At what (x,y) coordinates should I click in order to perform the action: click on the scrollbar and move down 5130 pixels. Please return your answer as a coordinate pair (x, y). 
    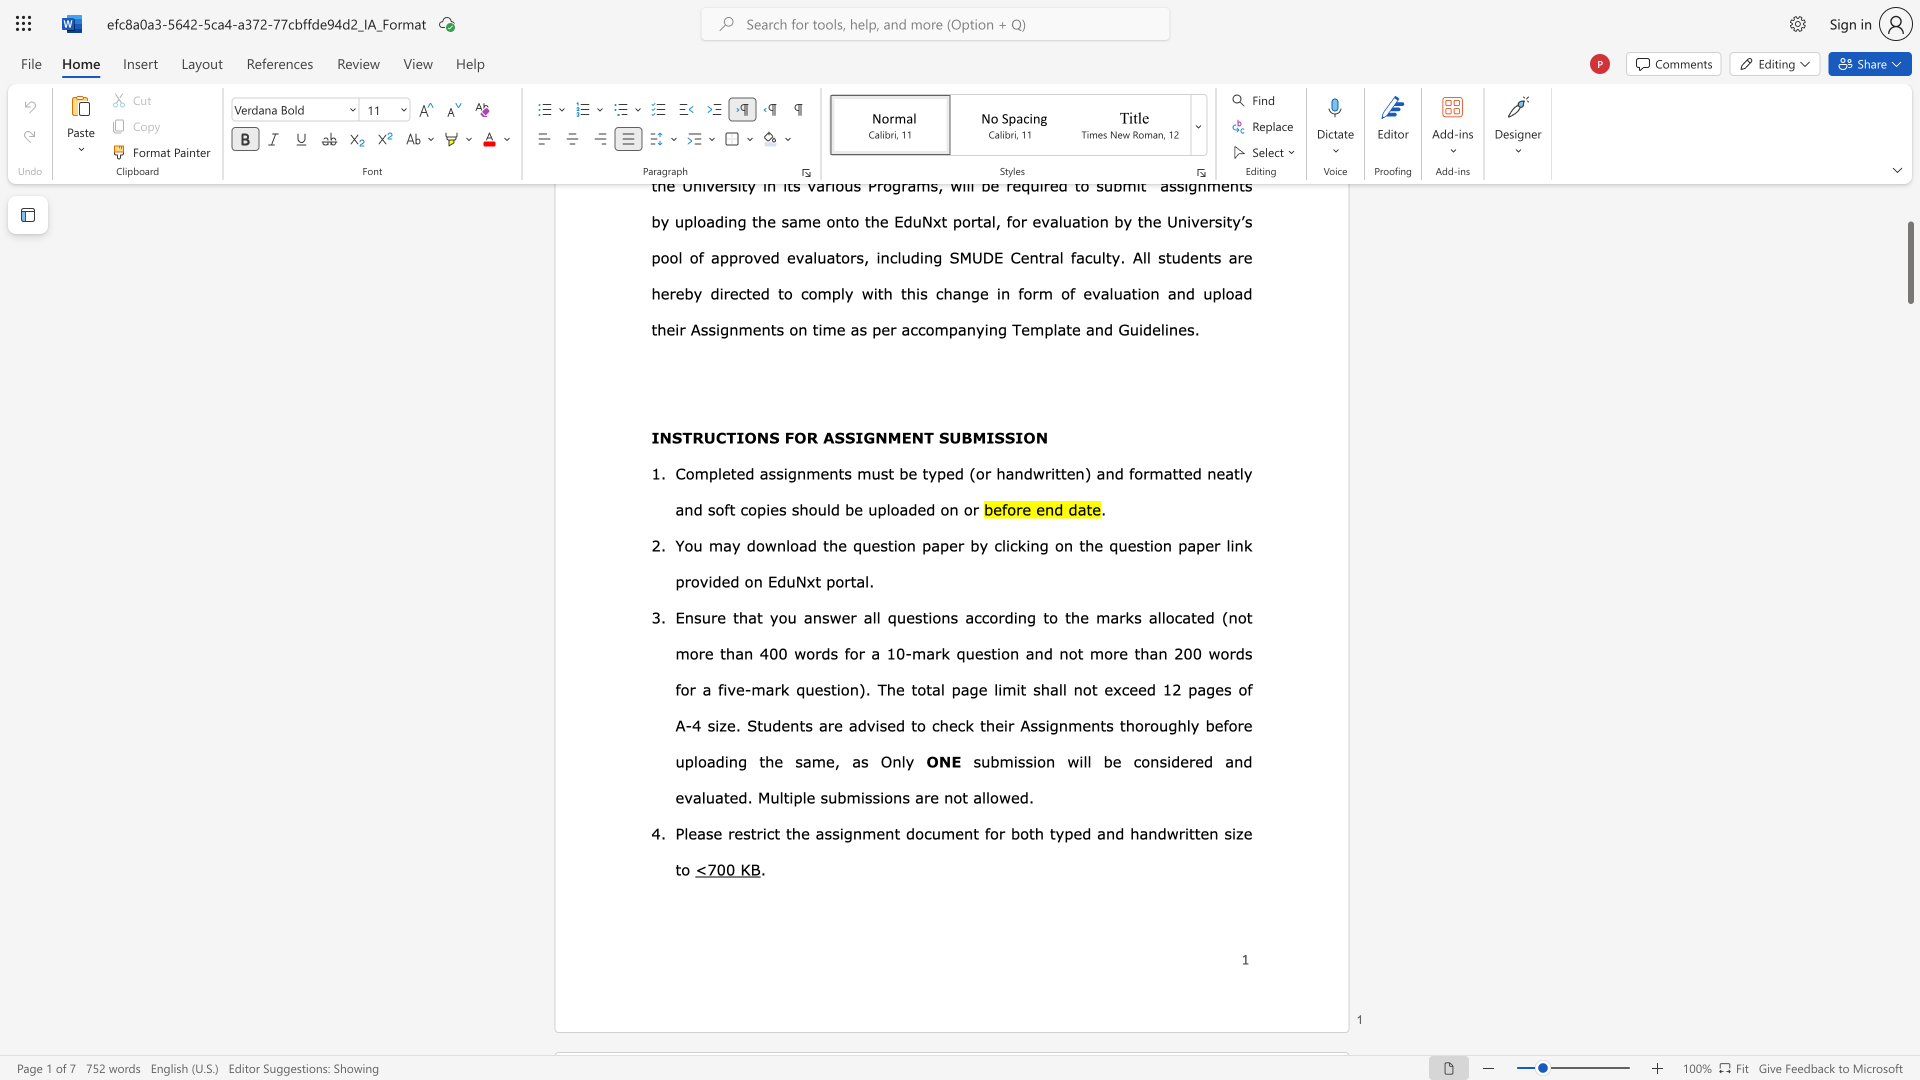
    Looking at the image, I should click on (1909, 261).